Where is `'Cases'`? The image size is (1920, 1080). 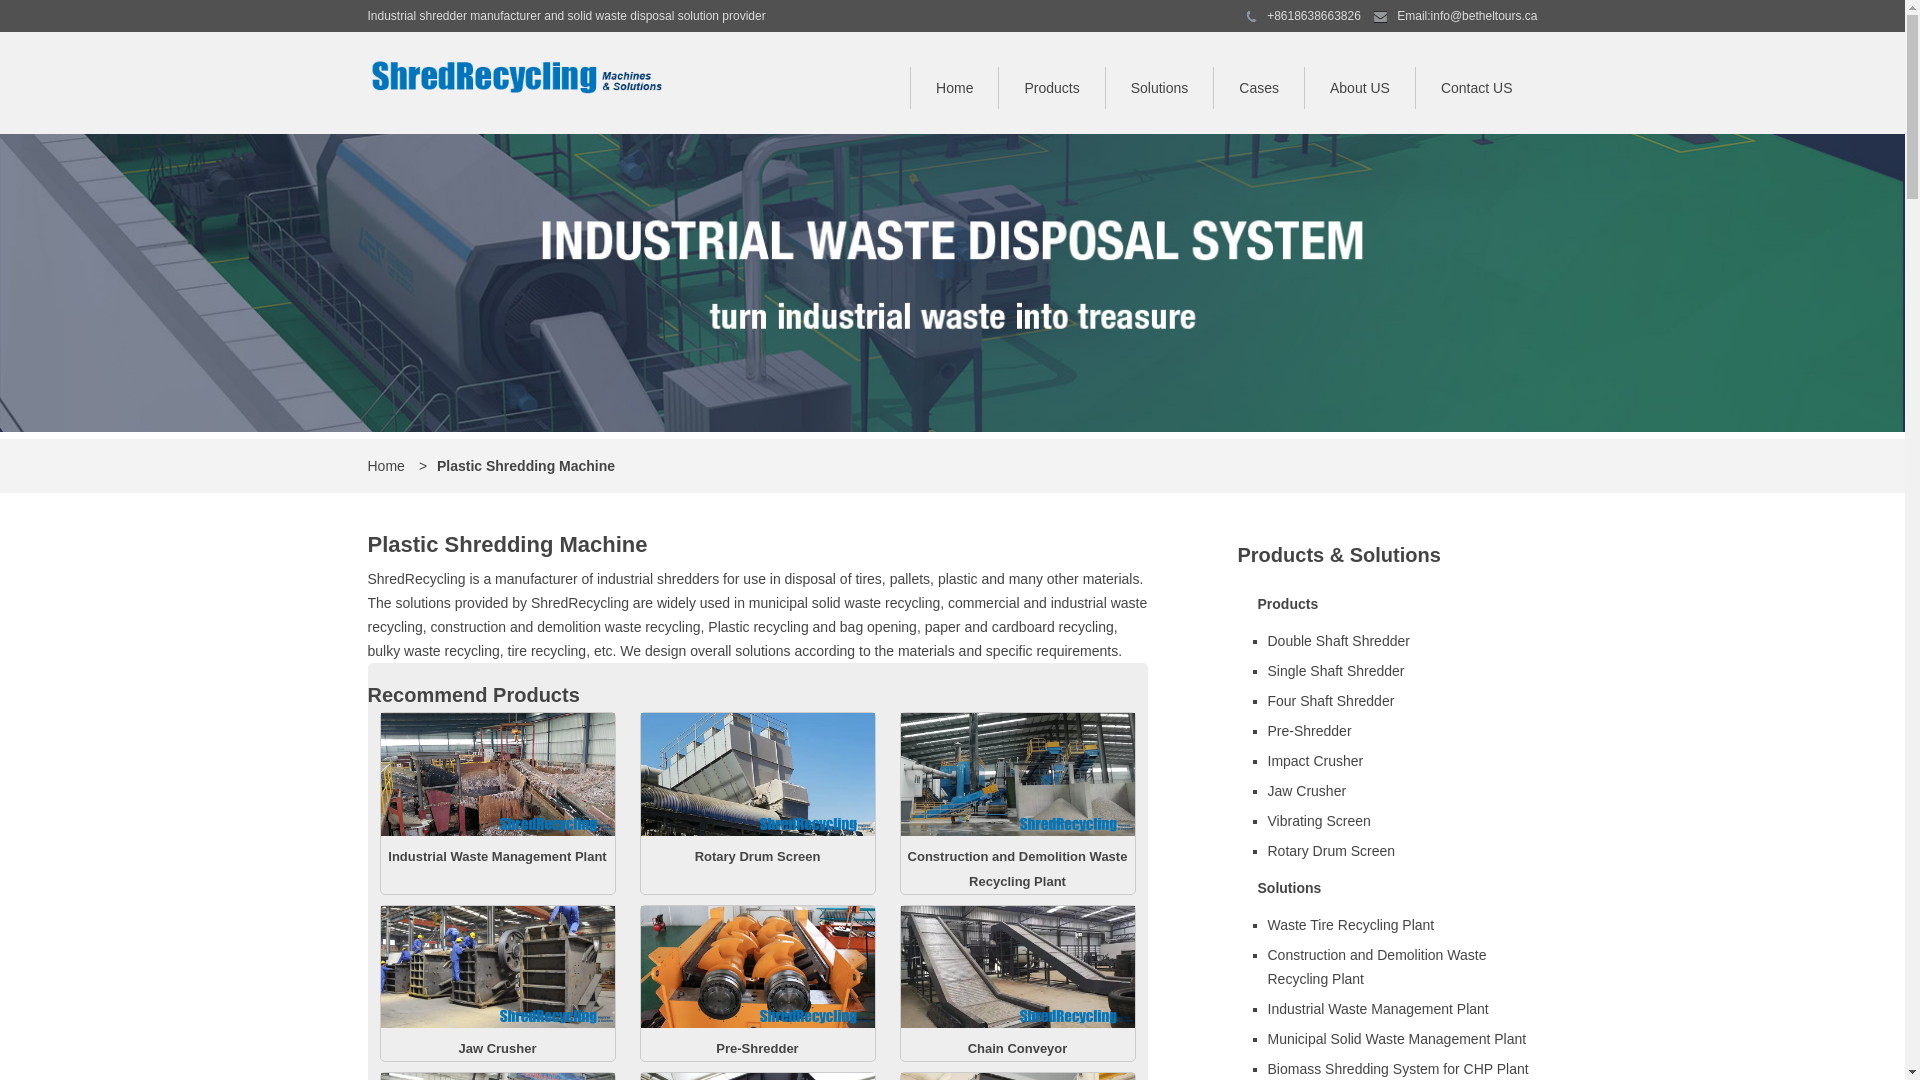
'Cases' is located at coordinates (1257, 87).